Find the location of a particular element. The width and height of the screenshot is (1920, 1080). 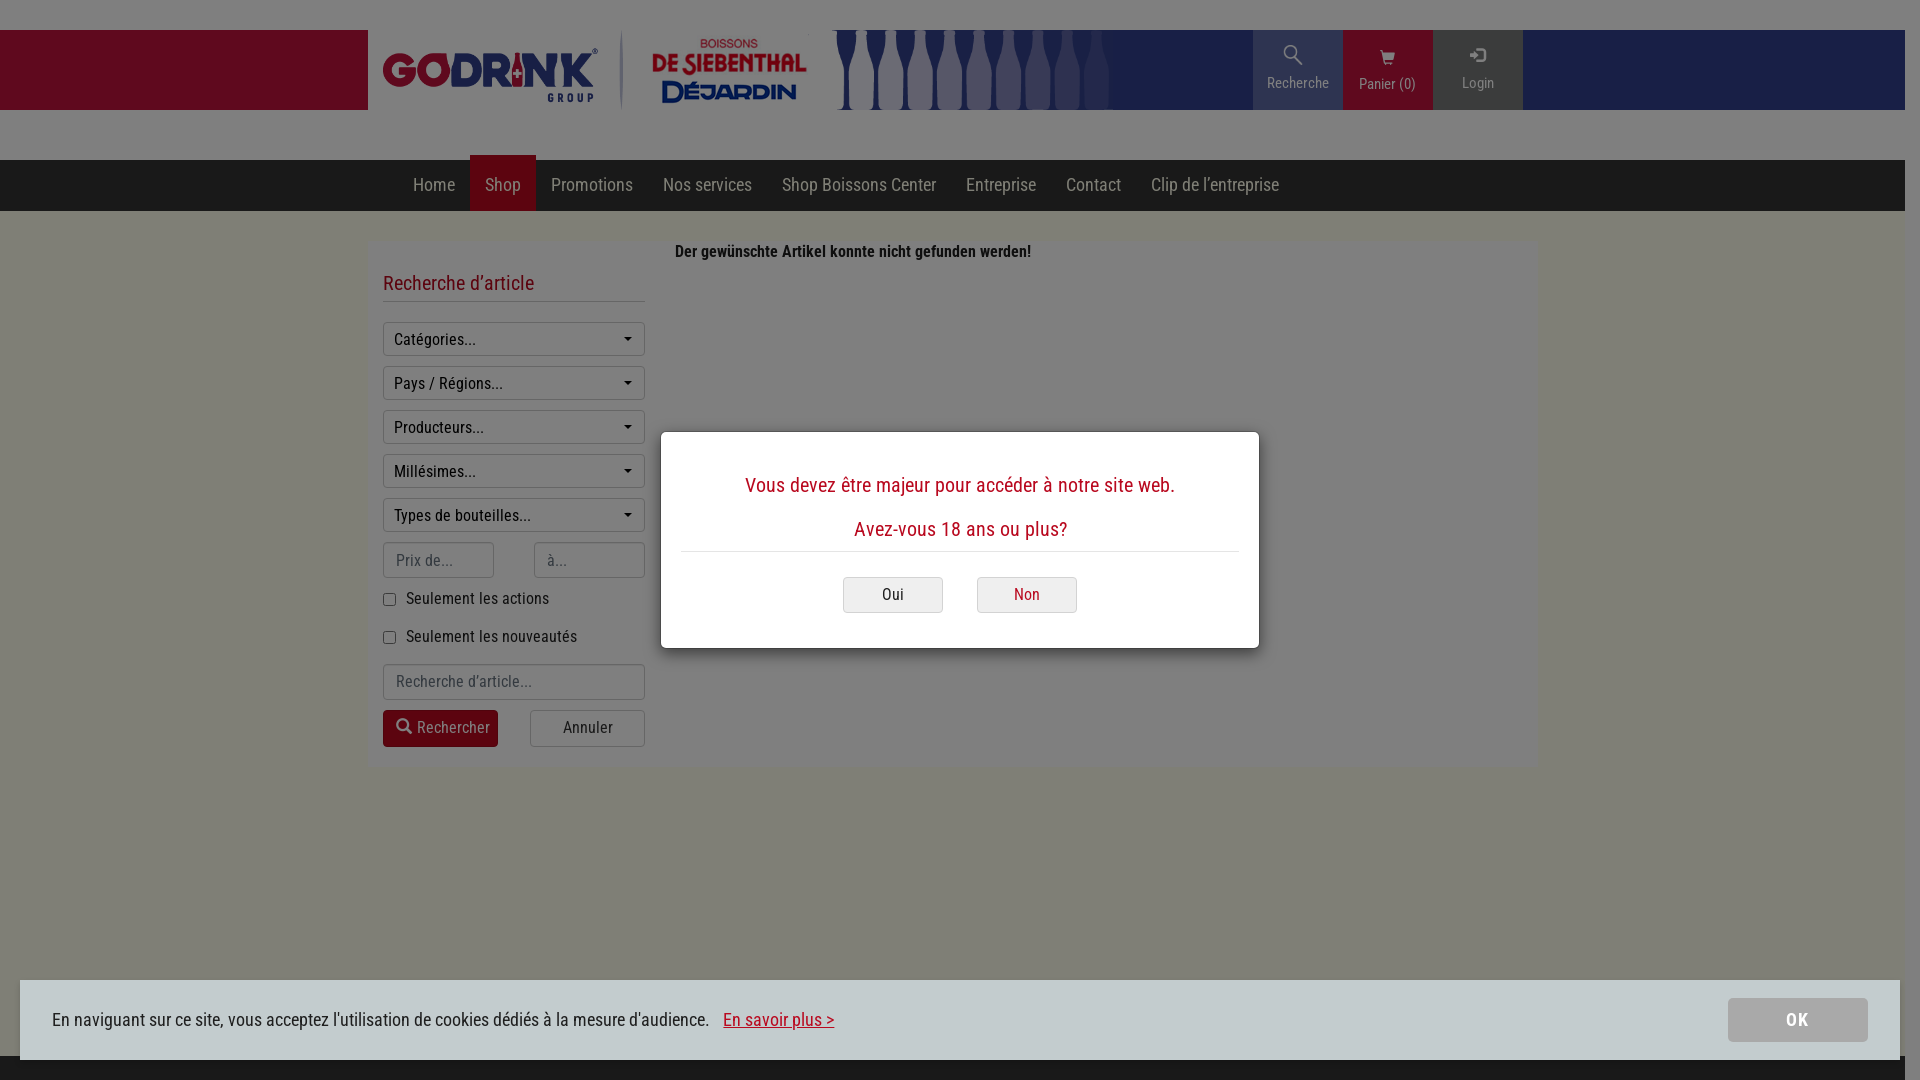

'Non' is located at coordinates (1027, 594).